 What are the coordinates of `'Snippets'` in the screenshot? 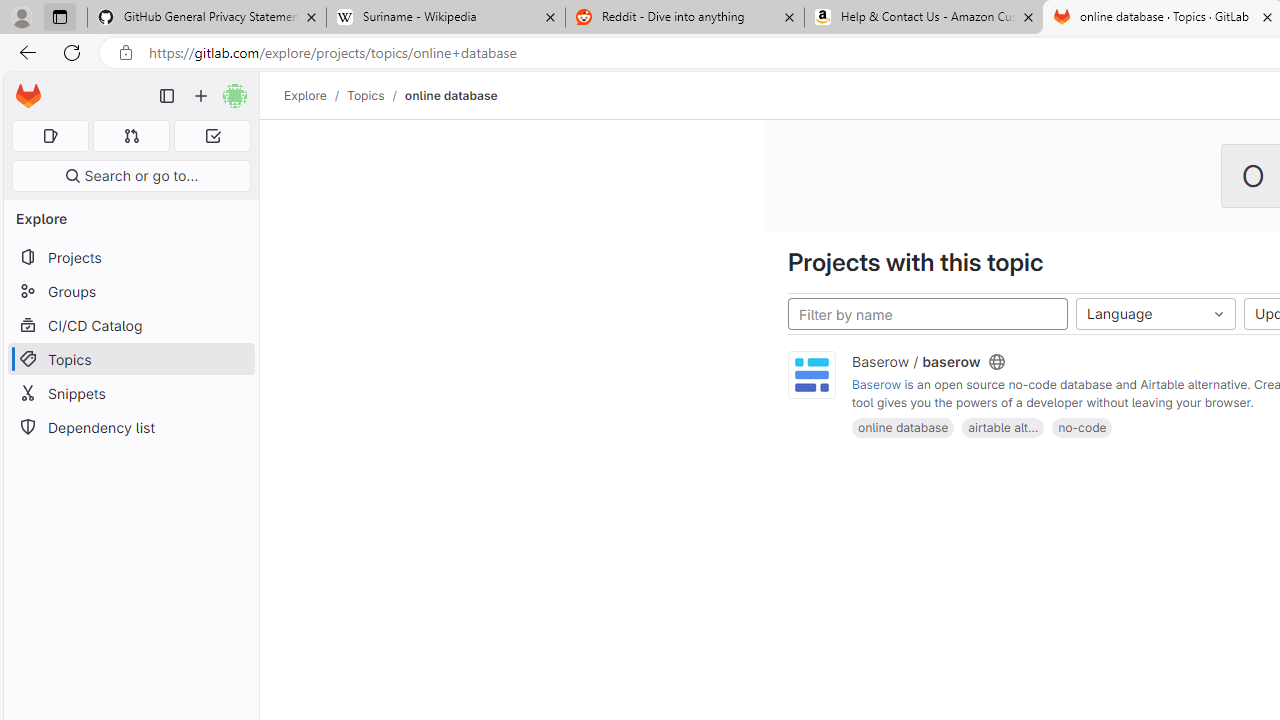 It's located at (130, 393).